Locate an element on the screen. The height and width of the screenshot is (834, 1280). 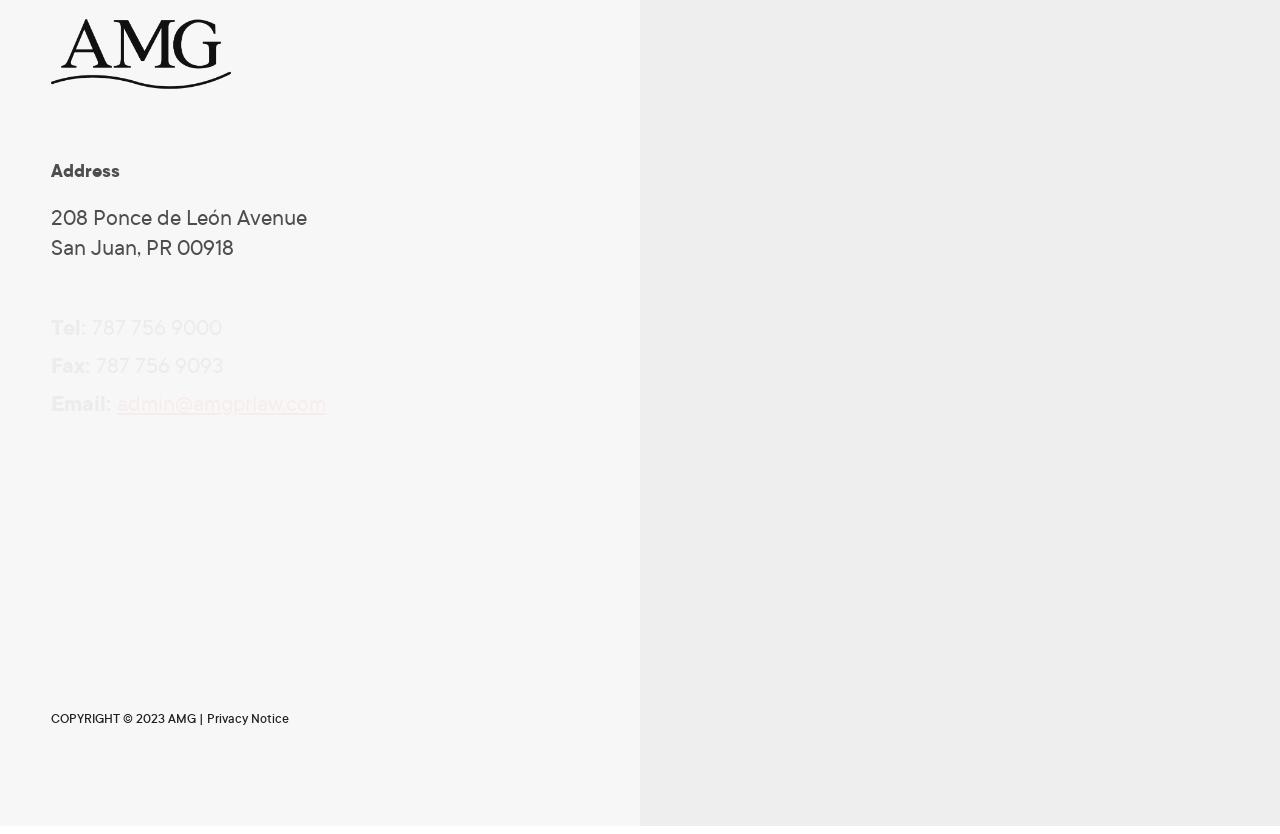
'admin@amgprlaw.com' is located at coordinates (221, 404).